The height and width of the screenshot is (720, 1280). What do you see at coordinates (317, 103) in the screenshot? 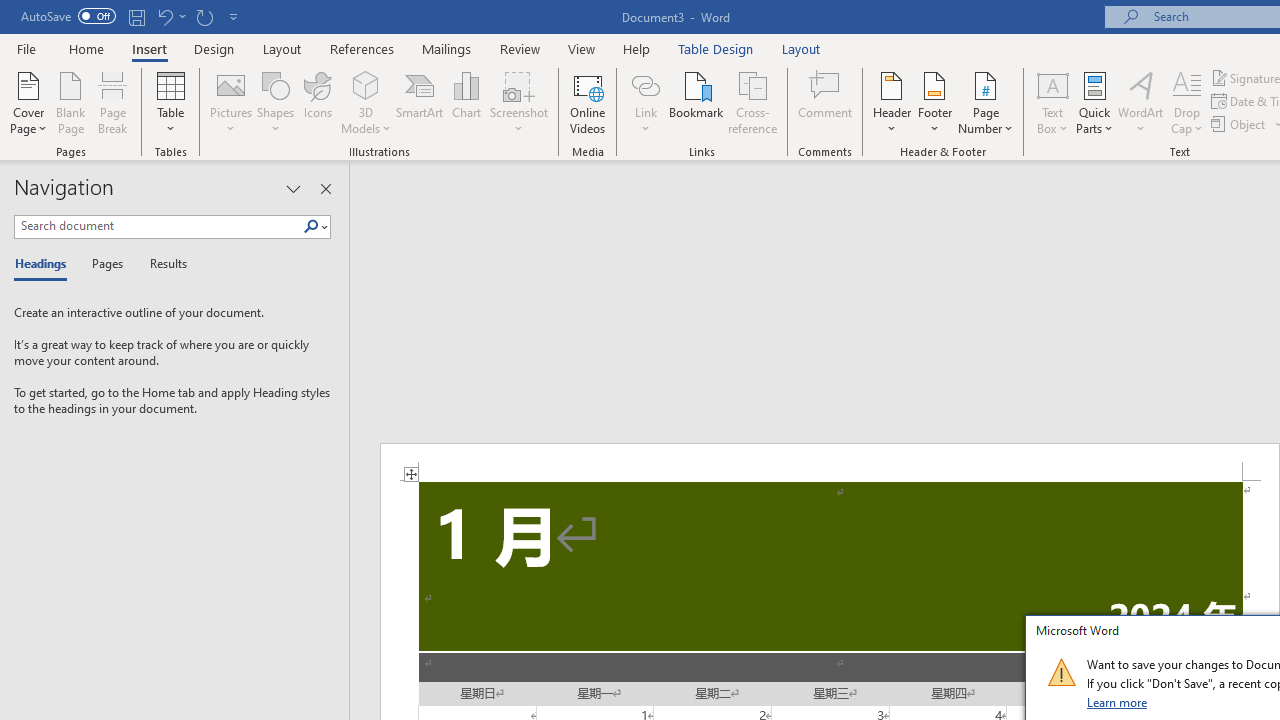
I see `'Icons'` at bounding box center [317, 103].